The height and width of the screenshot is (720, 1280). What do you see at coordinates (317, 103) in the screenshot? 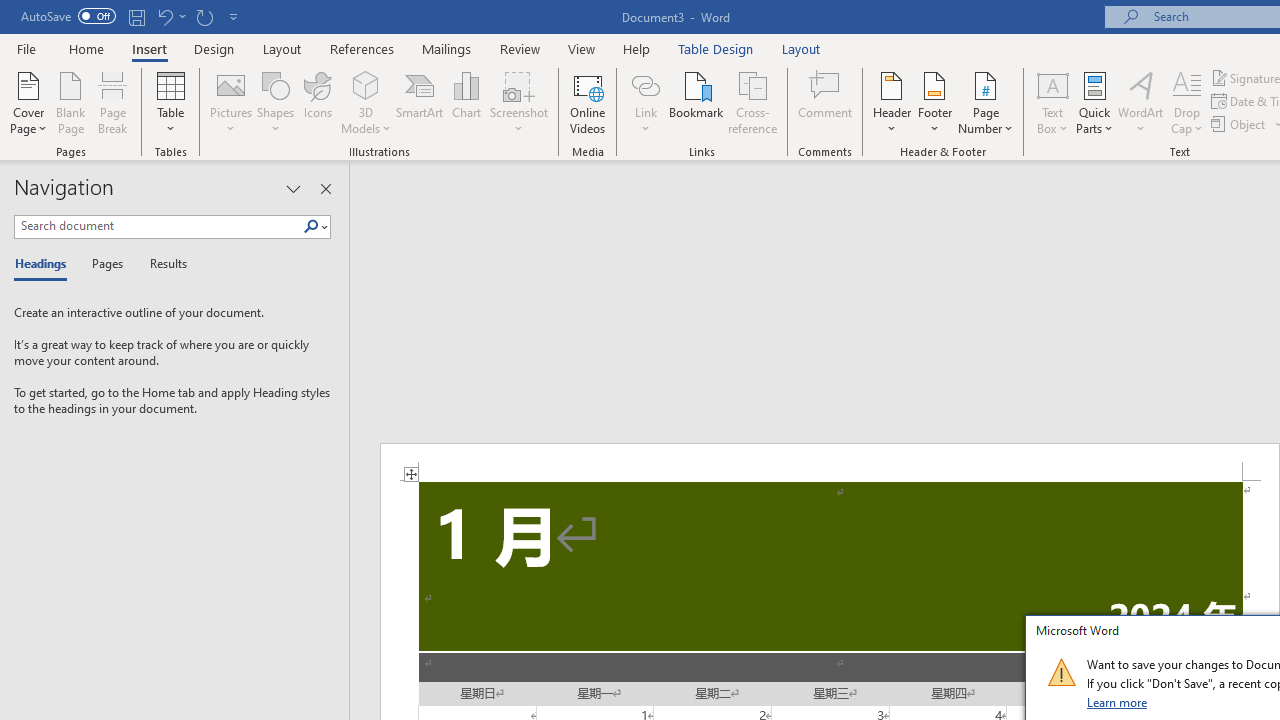
I see `'Icons'` at bounding box center [317, 103].